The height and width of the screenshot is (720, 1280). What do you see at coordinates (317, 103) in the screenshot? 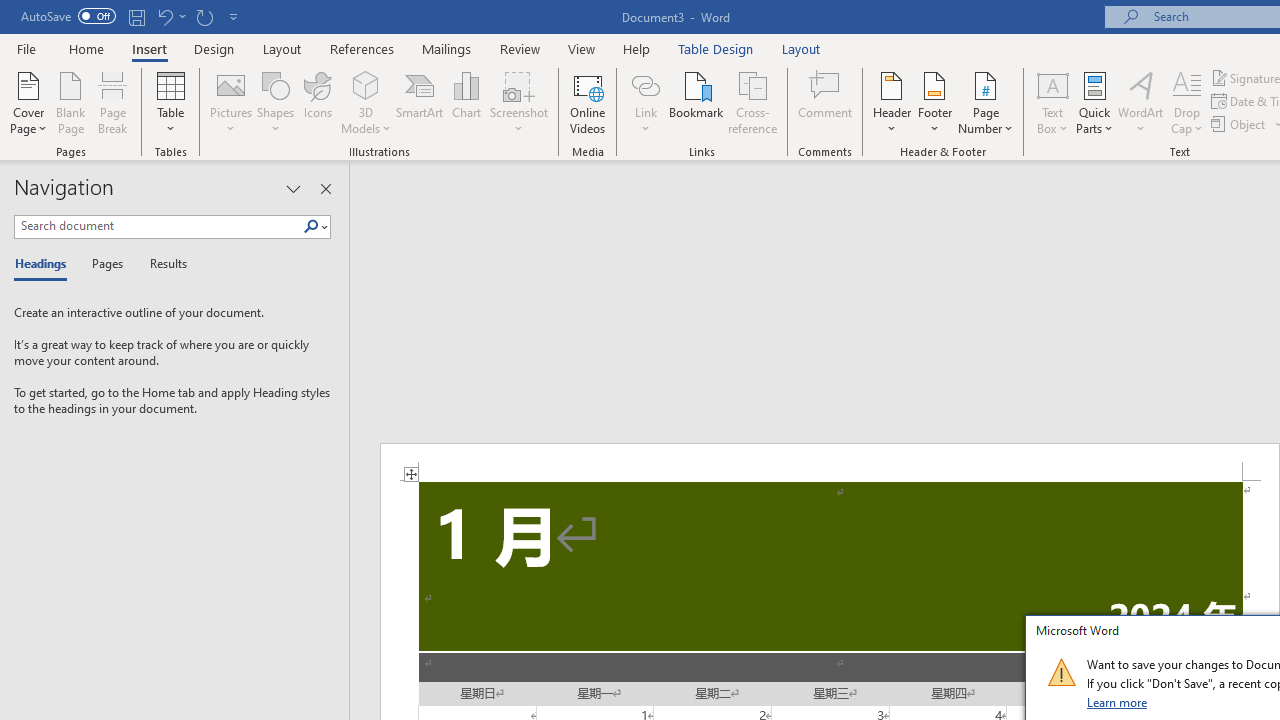
I see `'Icons'` at bounding box center [317, 103].